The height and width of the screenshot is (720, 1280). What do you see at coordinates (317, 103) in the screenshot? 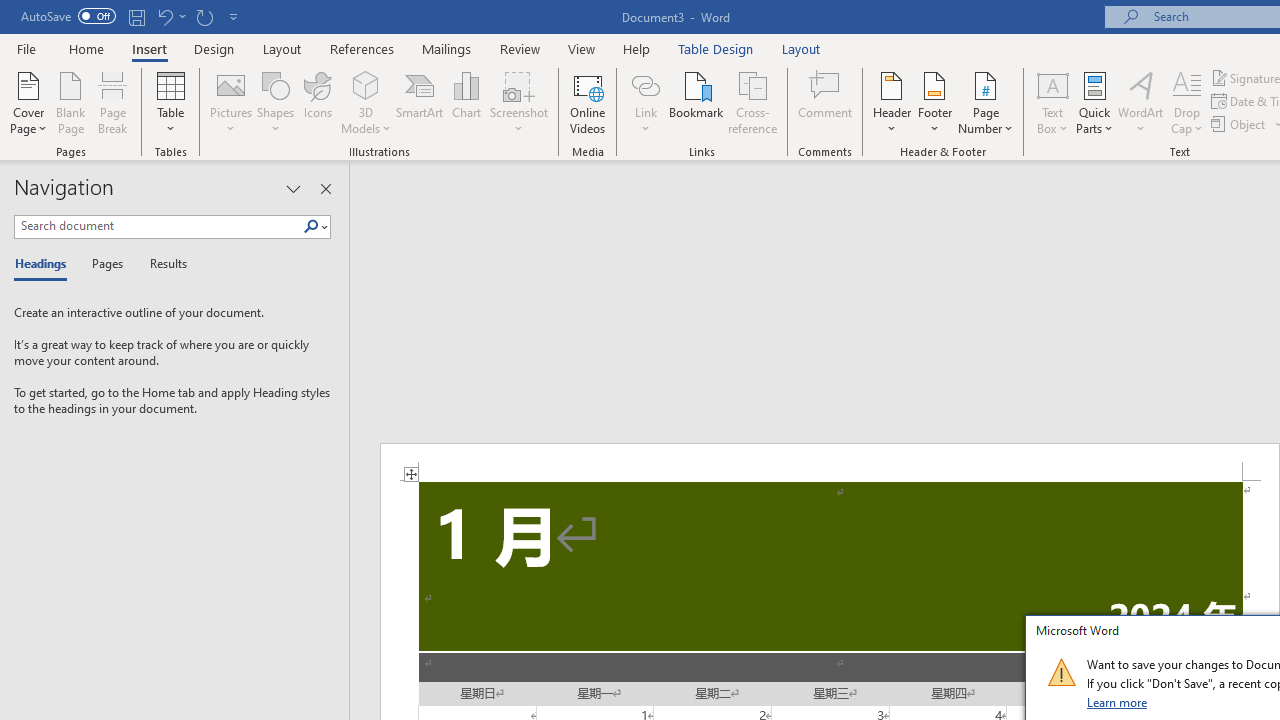
I see `'Icons'` at bounding box center [317, 103].